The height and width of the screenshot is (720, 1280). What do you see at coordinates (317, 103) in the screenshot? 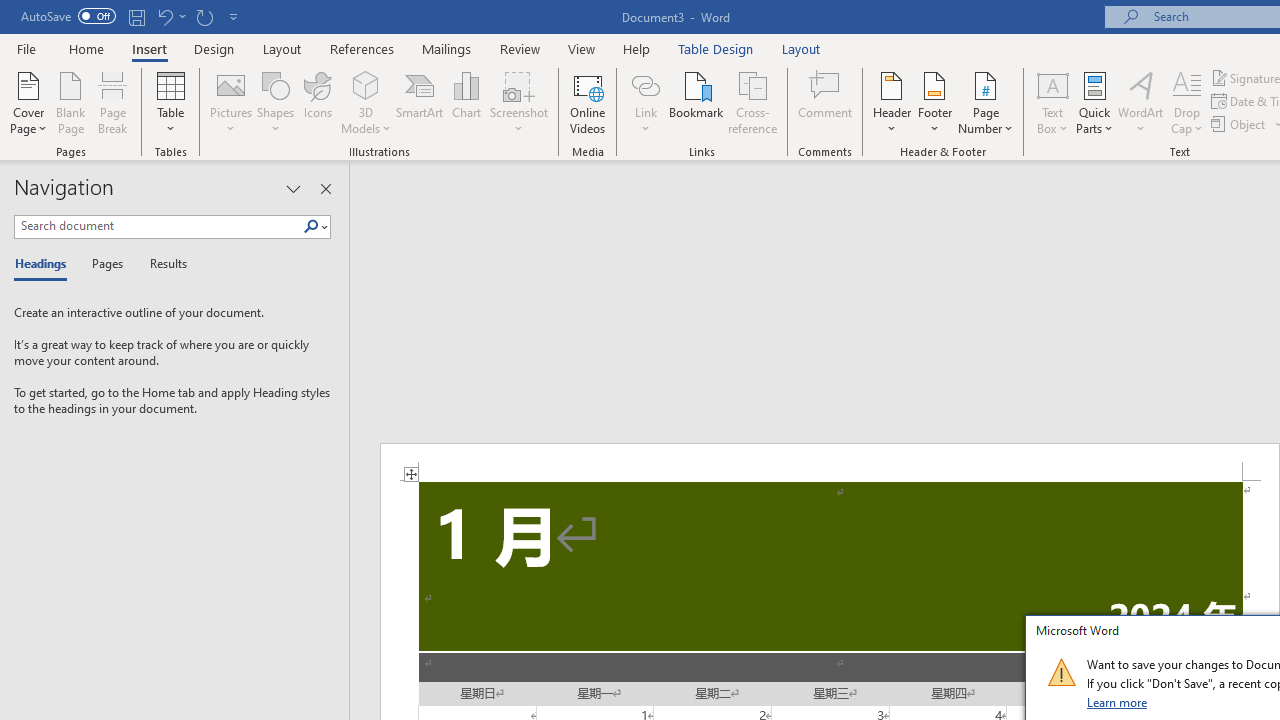
I see `'Icons'` at bounding box center [317, 103].